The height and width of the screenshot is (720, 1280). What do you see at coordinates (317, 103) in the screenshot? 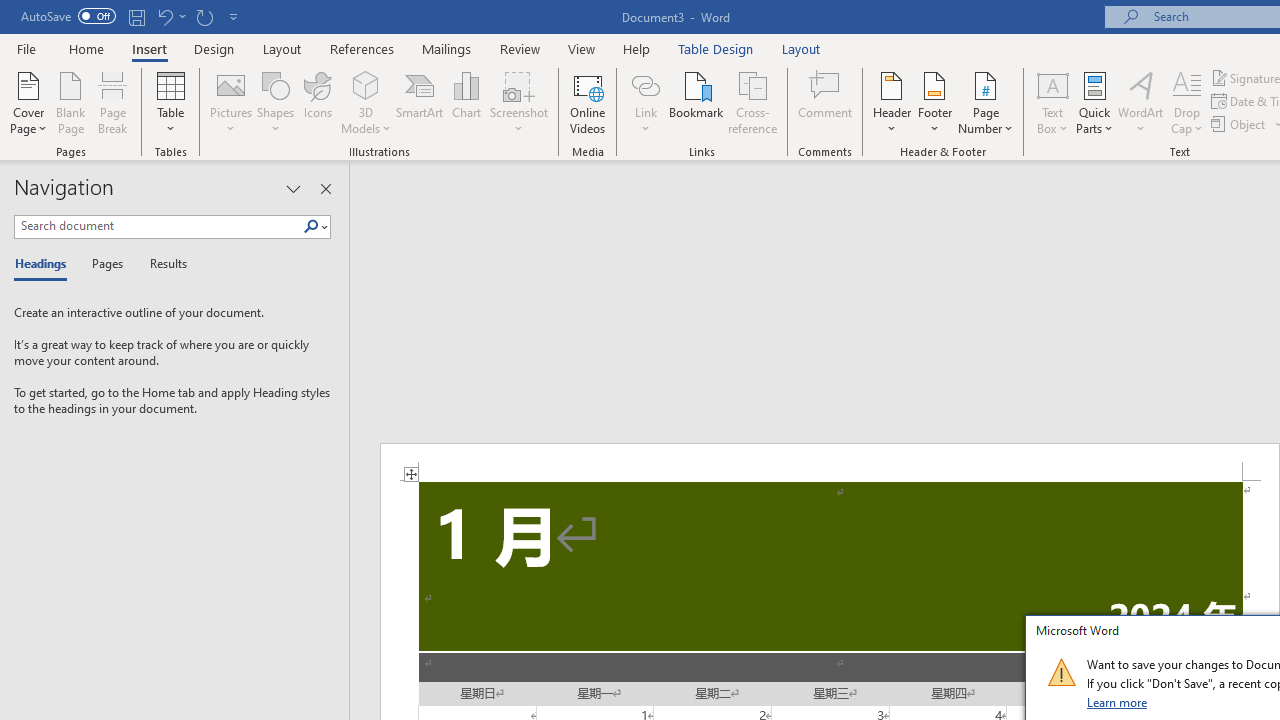
I see `'Icons'` at bounding box center [317, 103].